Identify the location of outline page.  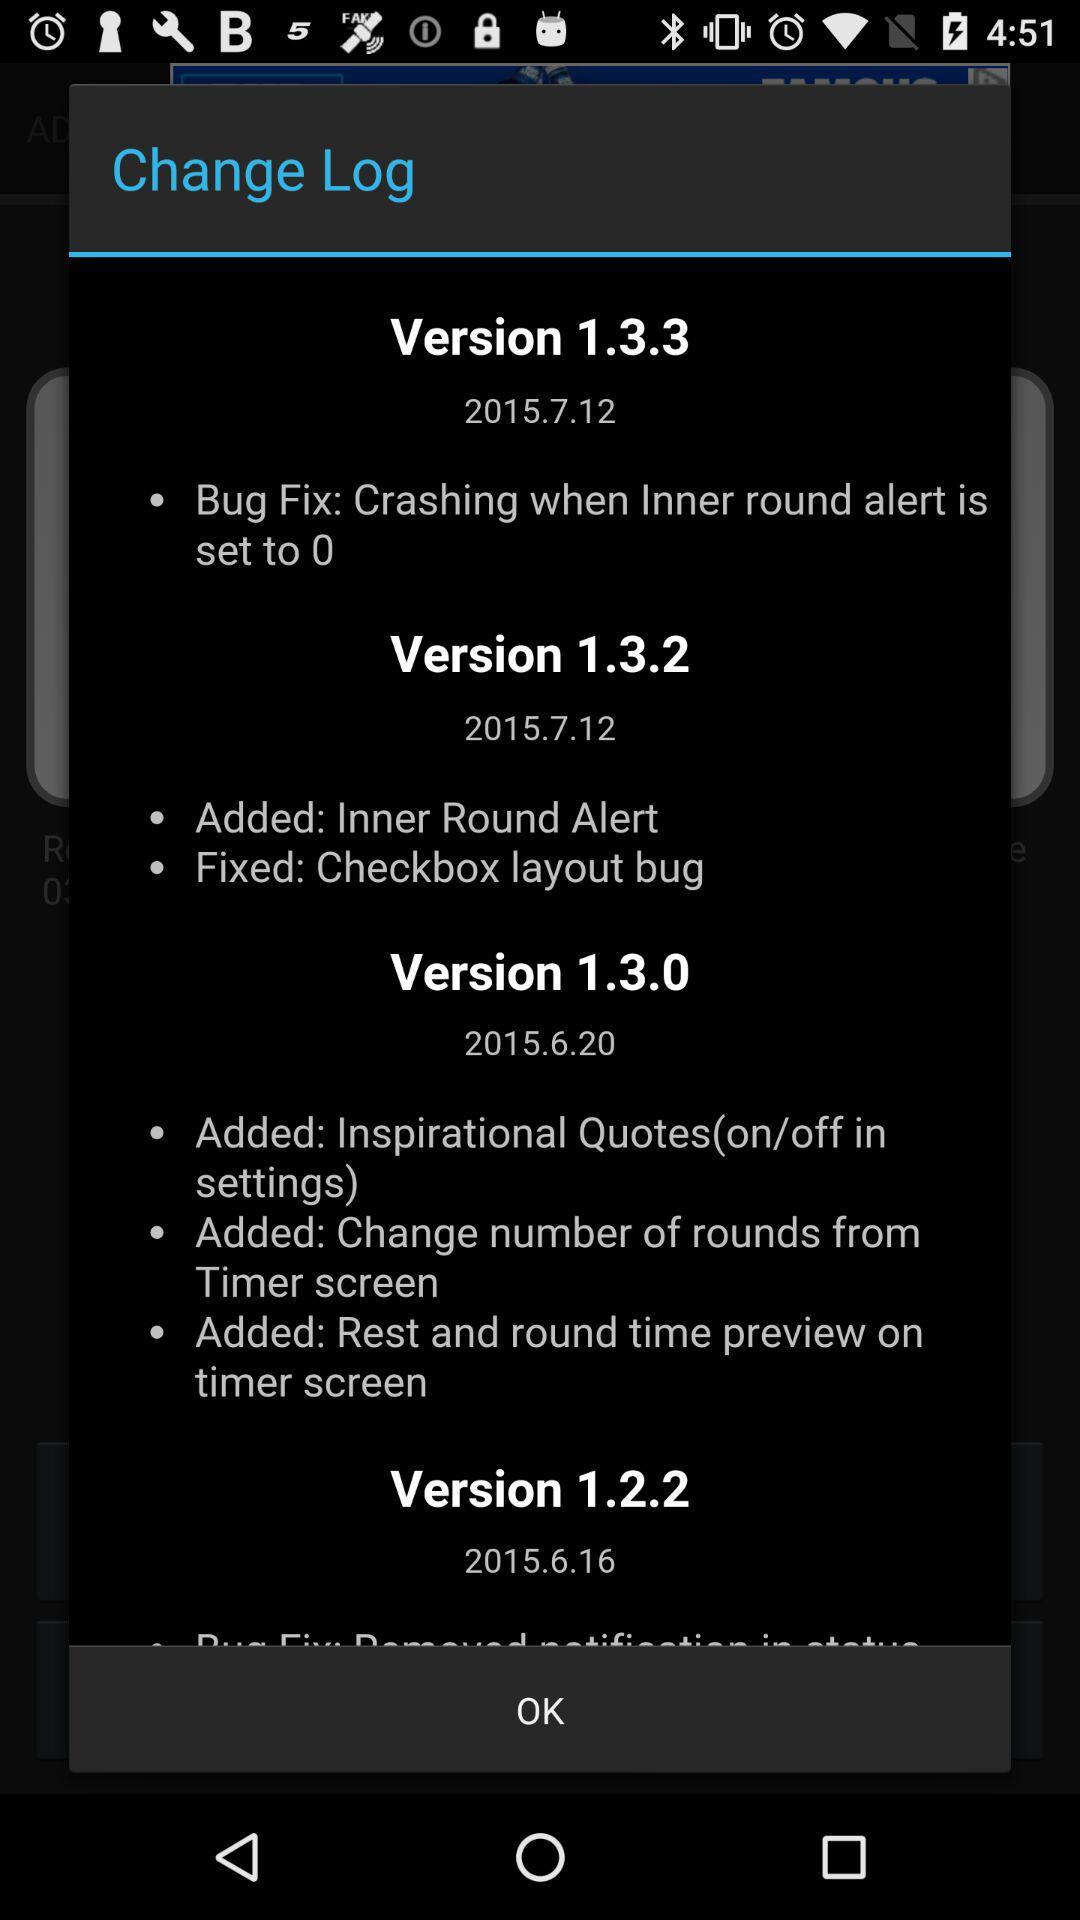
(540, 950).